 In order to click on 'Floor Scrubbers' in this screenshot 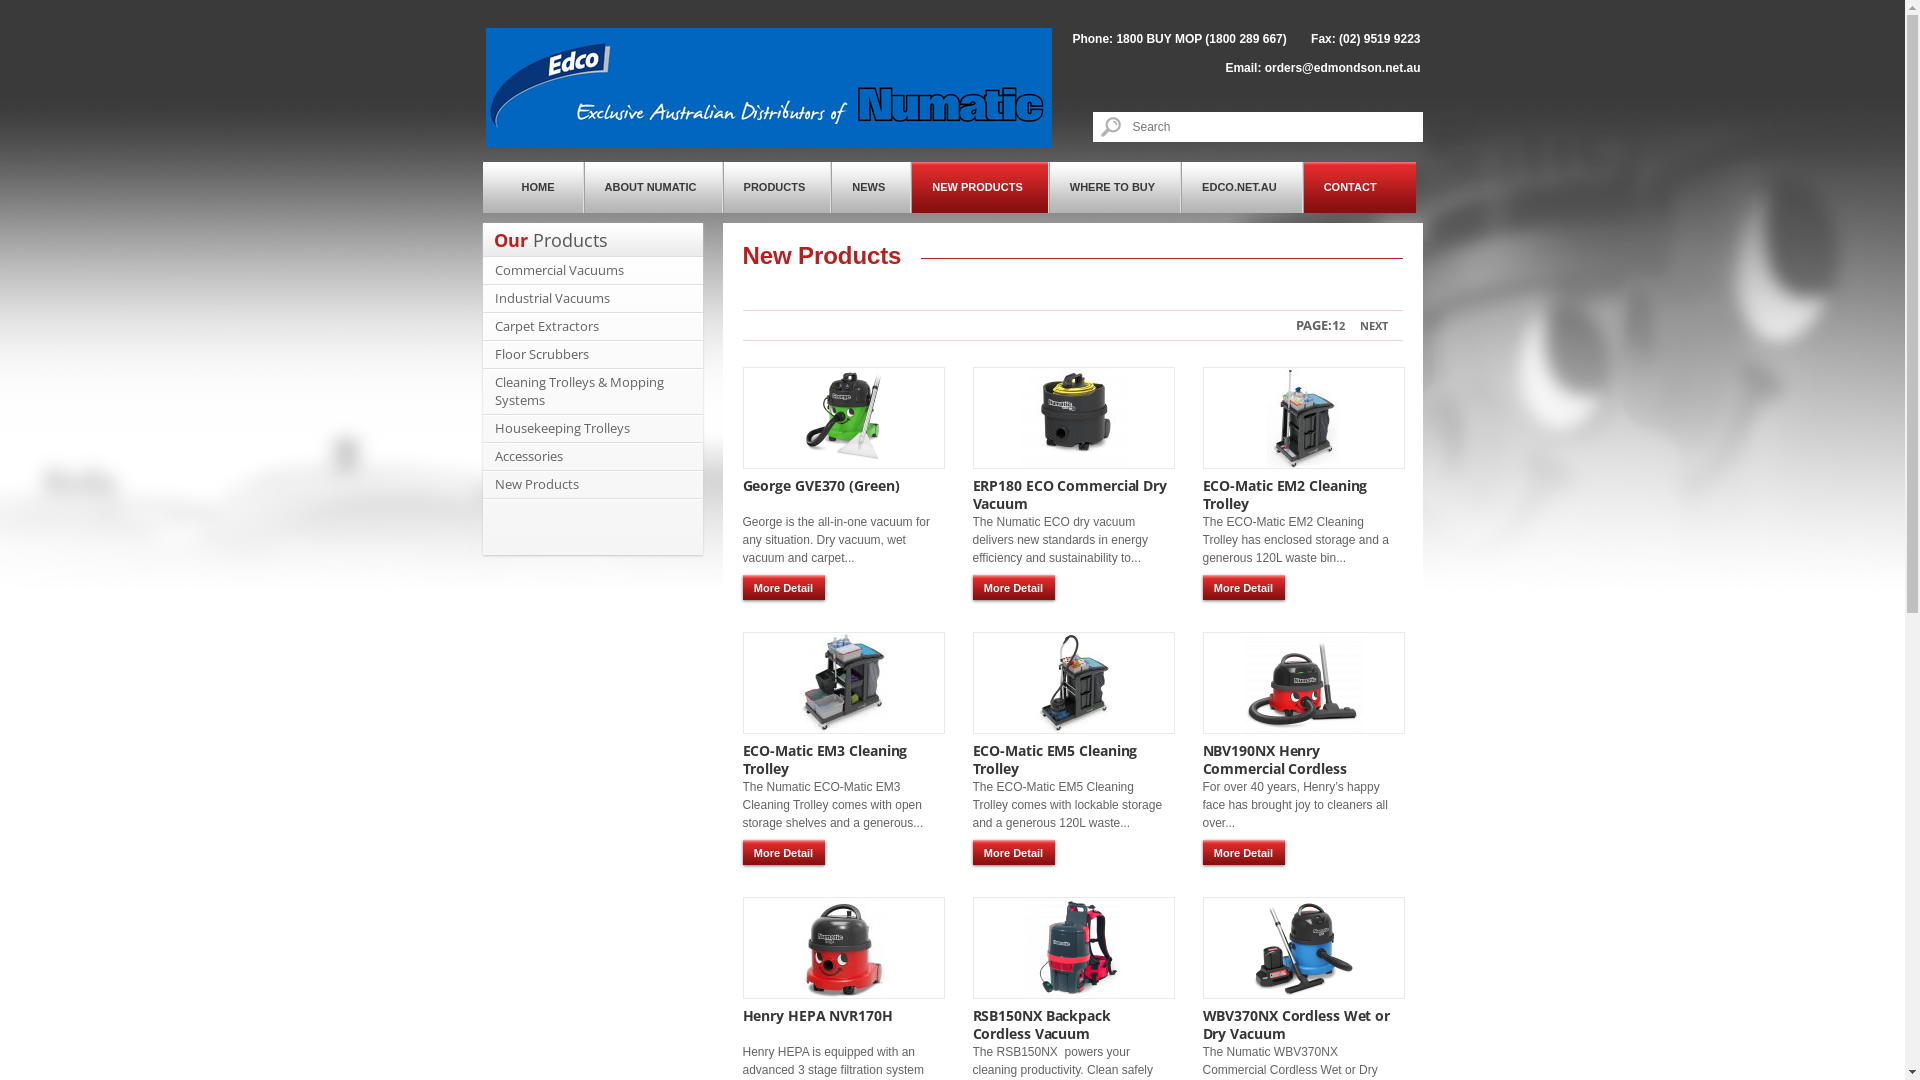, I will do `click(541, 353)`.